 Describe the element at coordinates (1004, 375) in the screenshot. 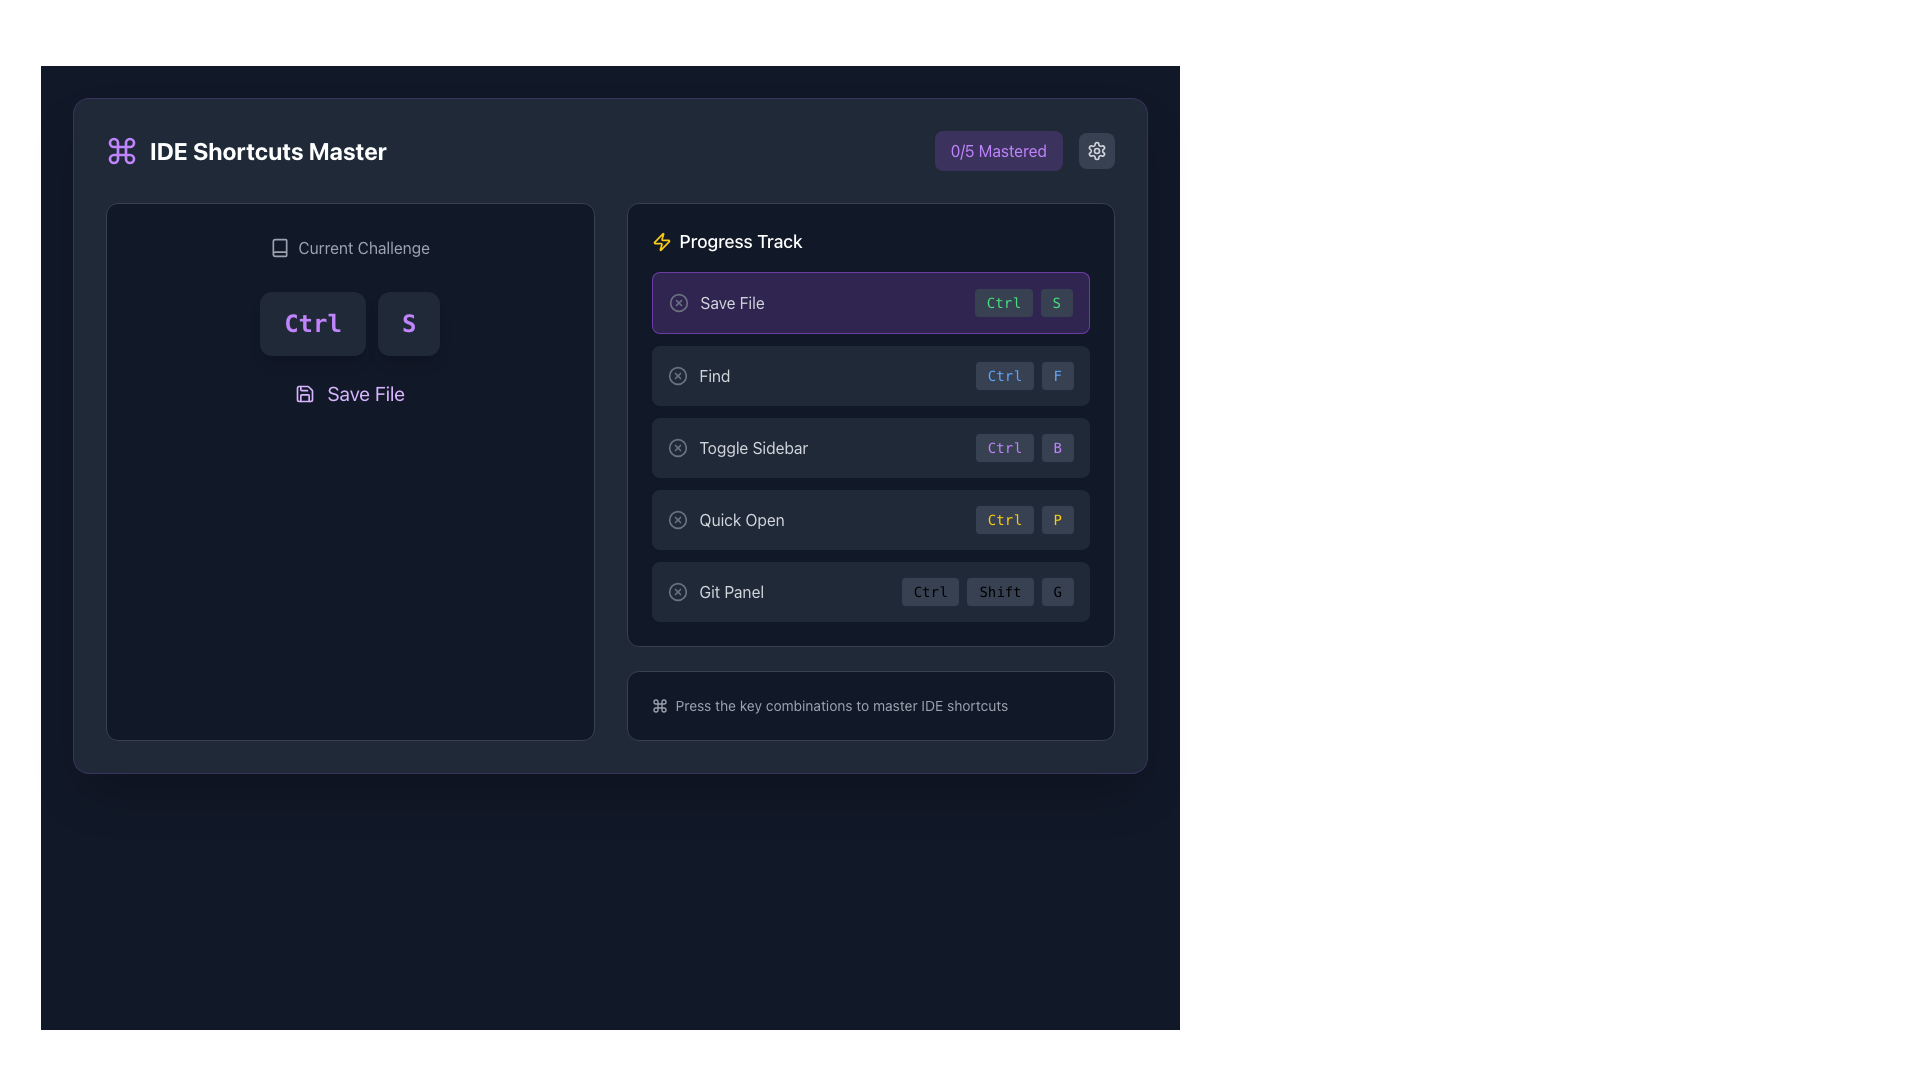

I see `the rectangular button-like label with the text 'Ctrl', which has a dark gray background and blue text, located in the right-hand section of the 'Find' entry in the 'Progress Track' panel` at that location.